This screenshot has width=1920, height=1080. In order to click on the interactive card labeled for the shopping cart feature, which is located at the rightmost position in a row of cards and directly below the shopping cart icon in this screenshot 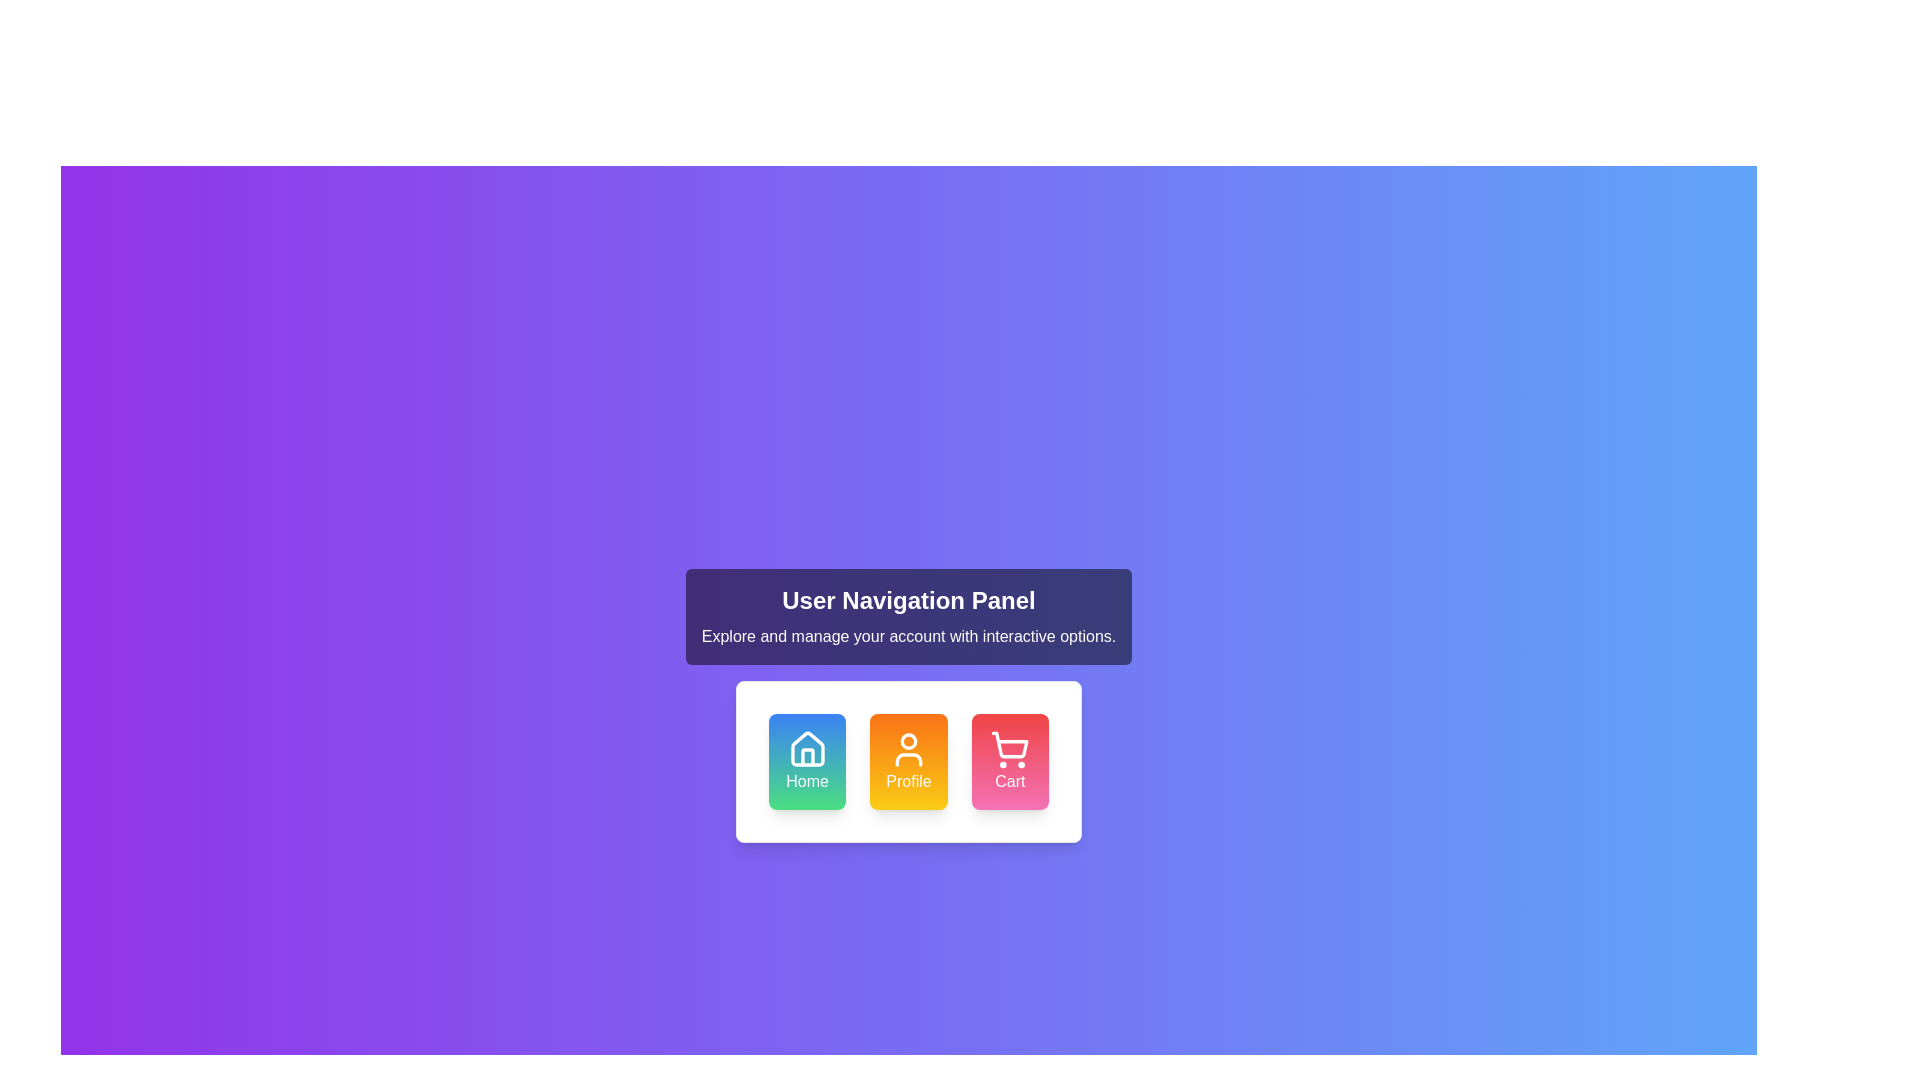, I will do `click(1009, 781)`.